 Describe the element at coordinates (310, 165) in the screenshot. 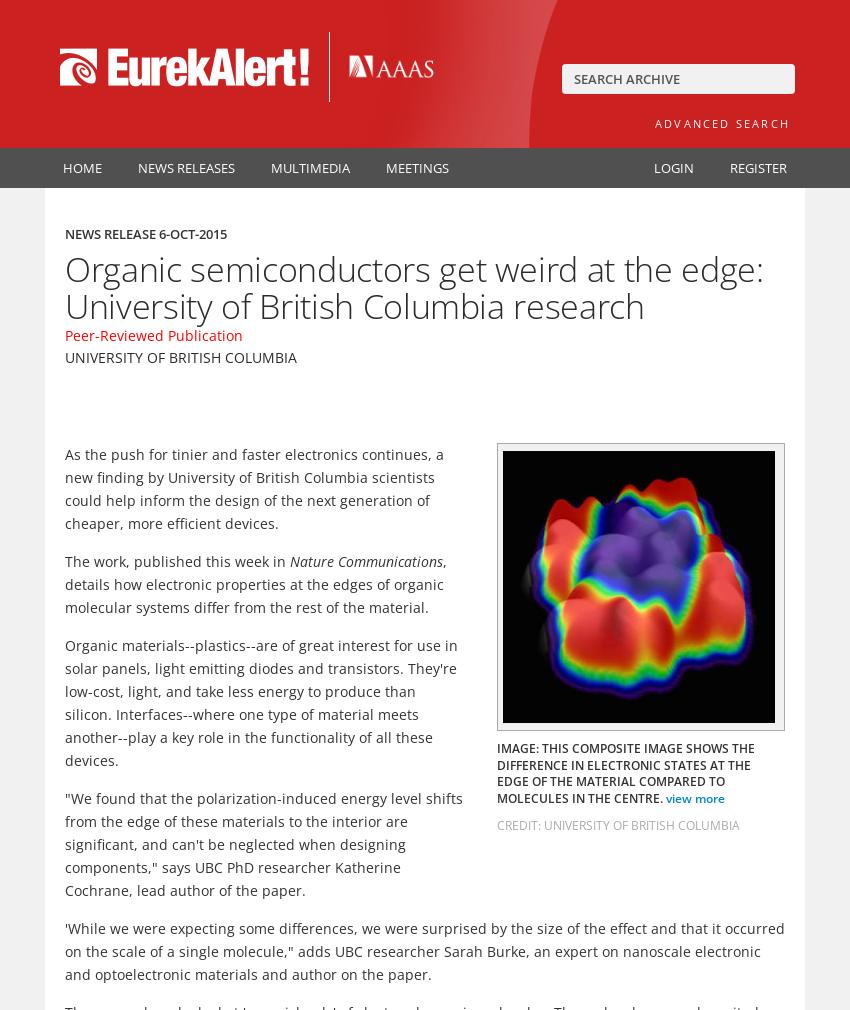

I see `'Multimedia'` at that location.